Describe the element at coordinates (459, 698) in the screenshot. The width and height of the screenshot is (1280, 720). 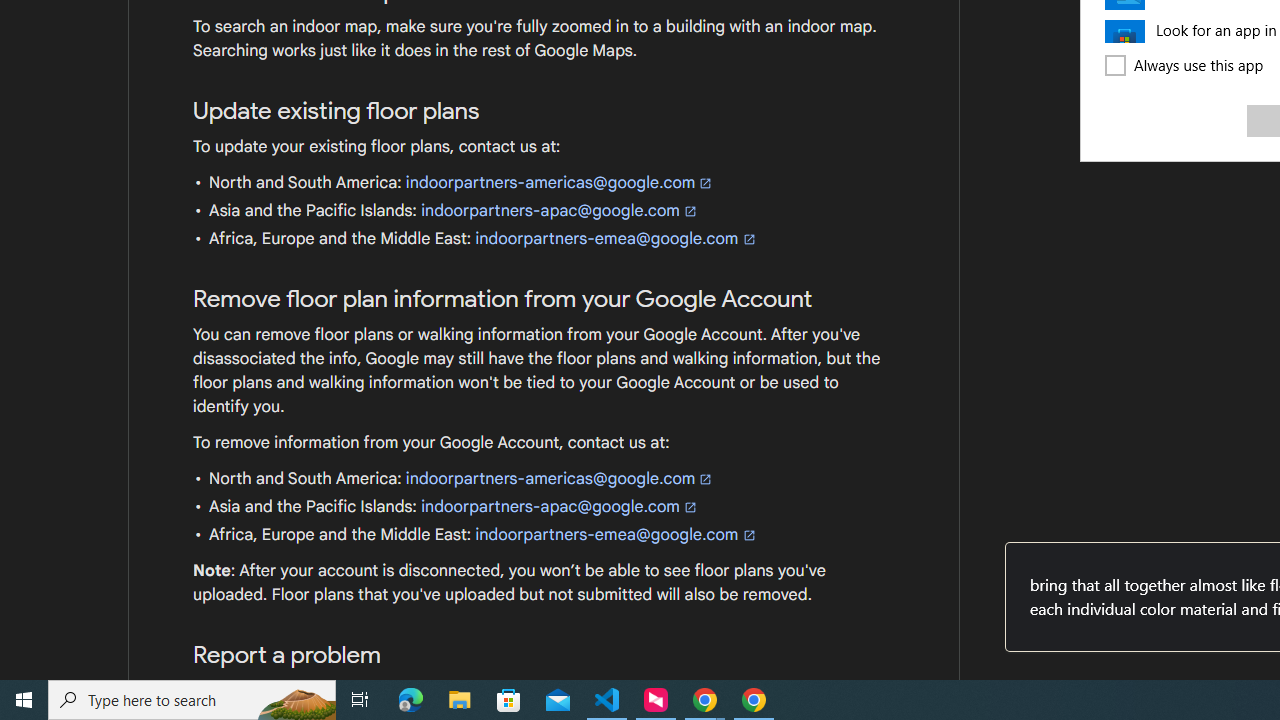
I see `'File Explorer'` at that location.